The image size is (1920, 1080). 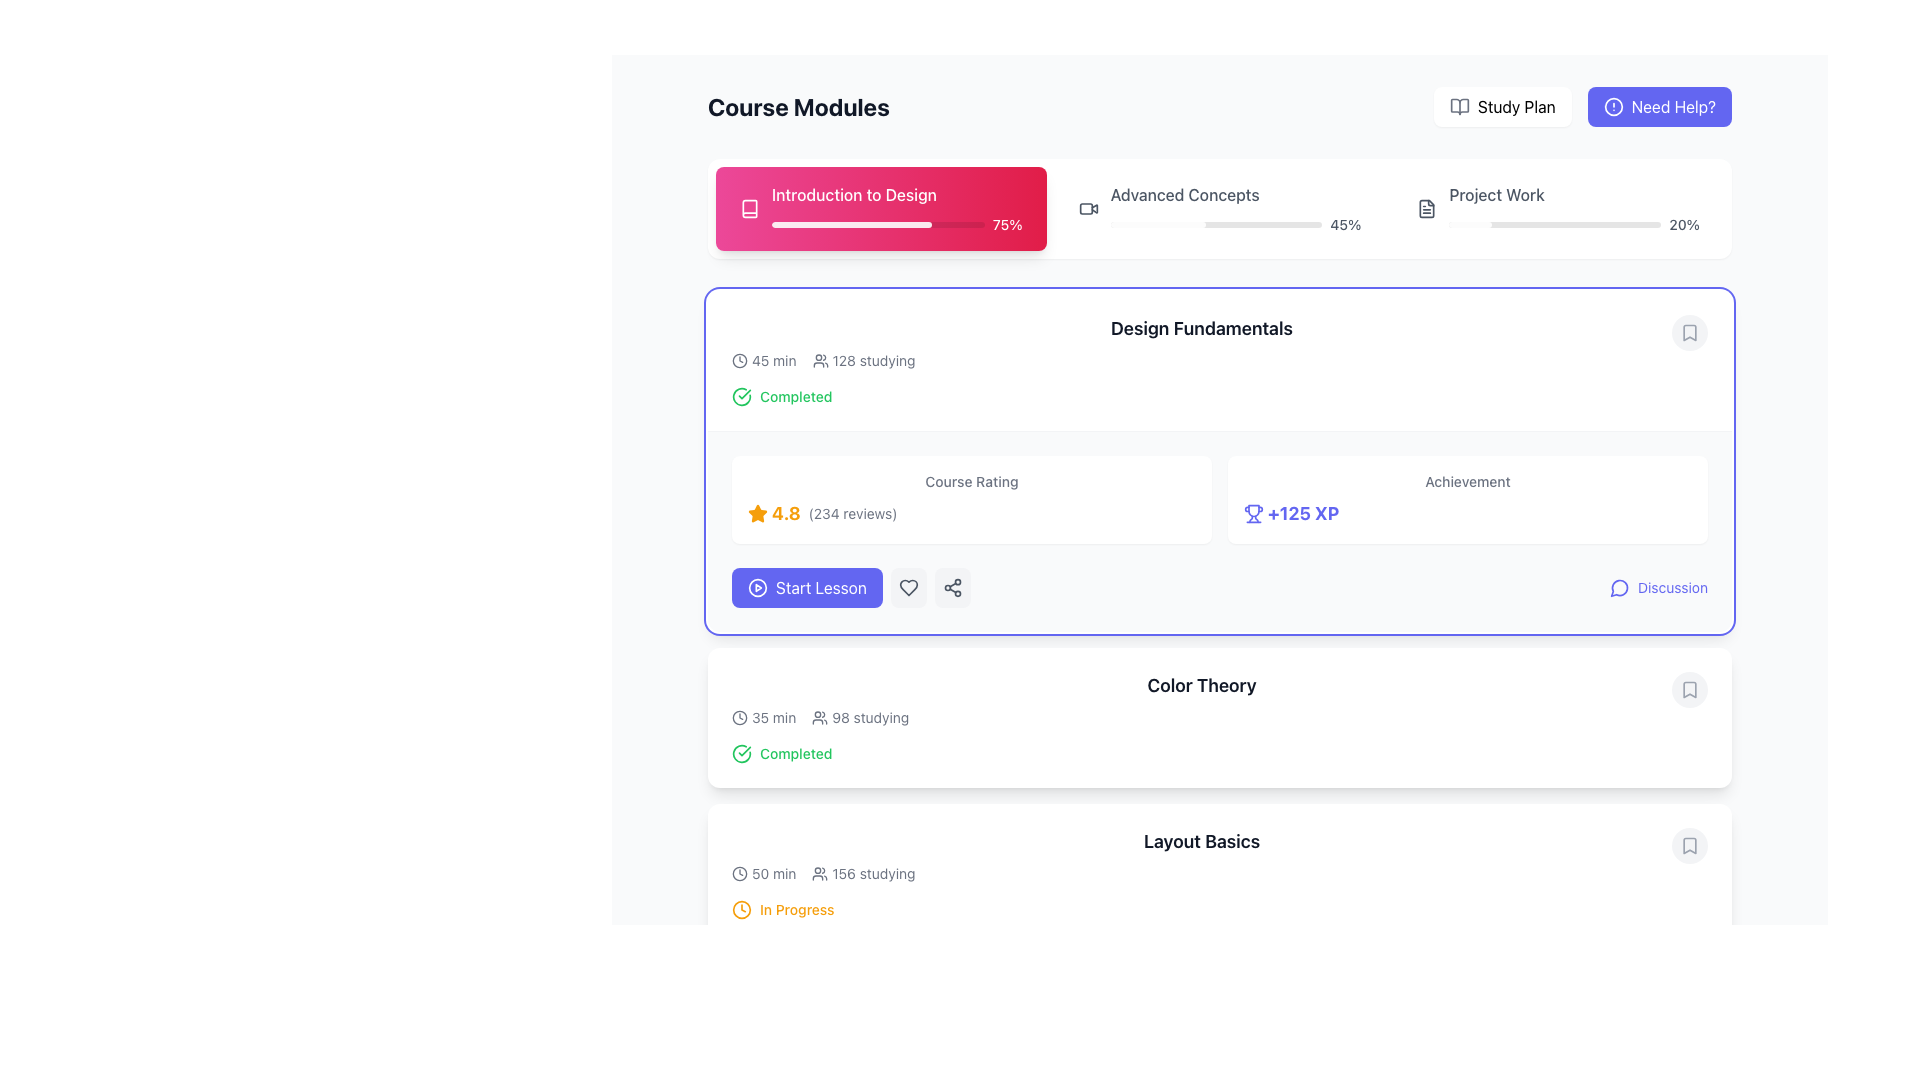 I want to click on the static information display card that indicates an achievement reward and provides information about earned experience points (XP), located in the upper-right section of the layout, so click(x=1468, y=499).